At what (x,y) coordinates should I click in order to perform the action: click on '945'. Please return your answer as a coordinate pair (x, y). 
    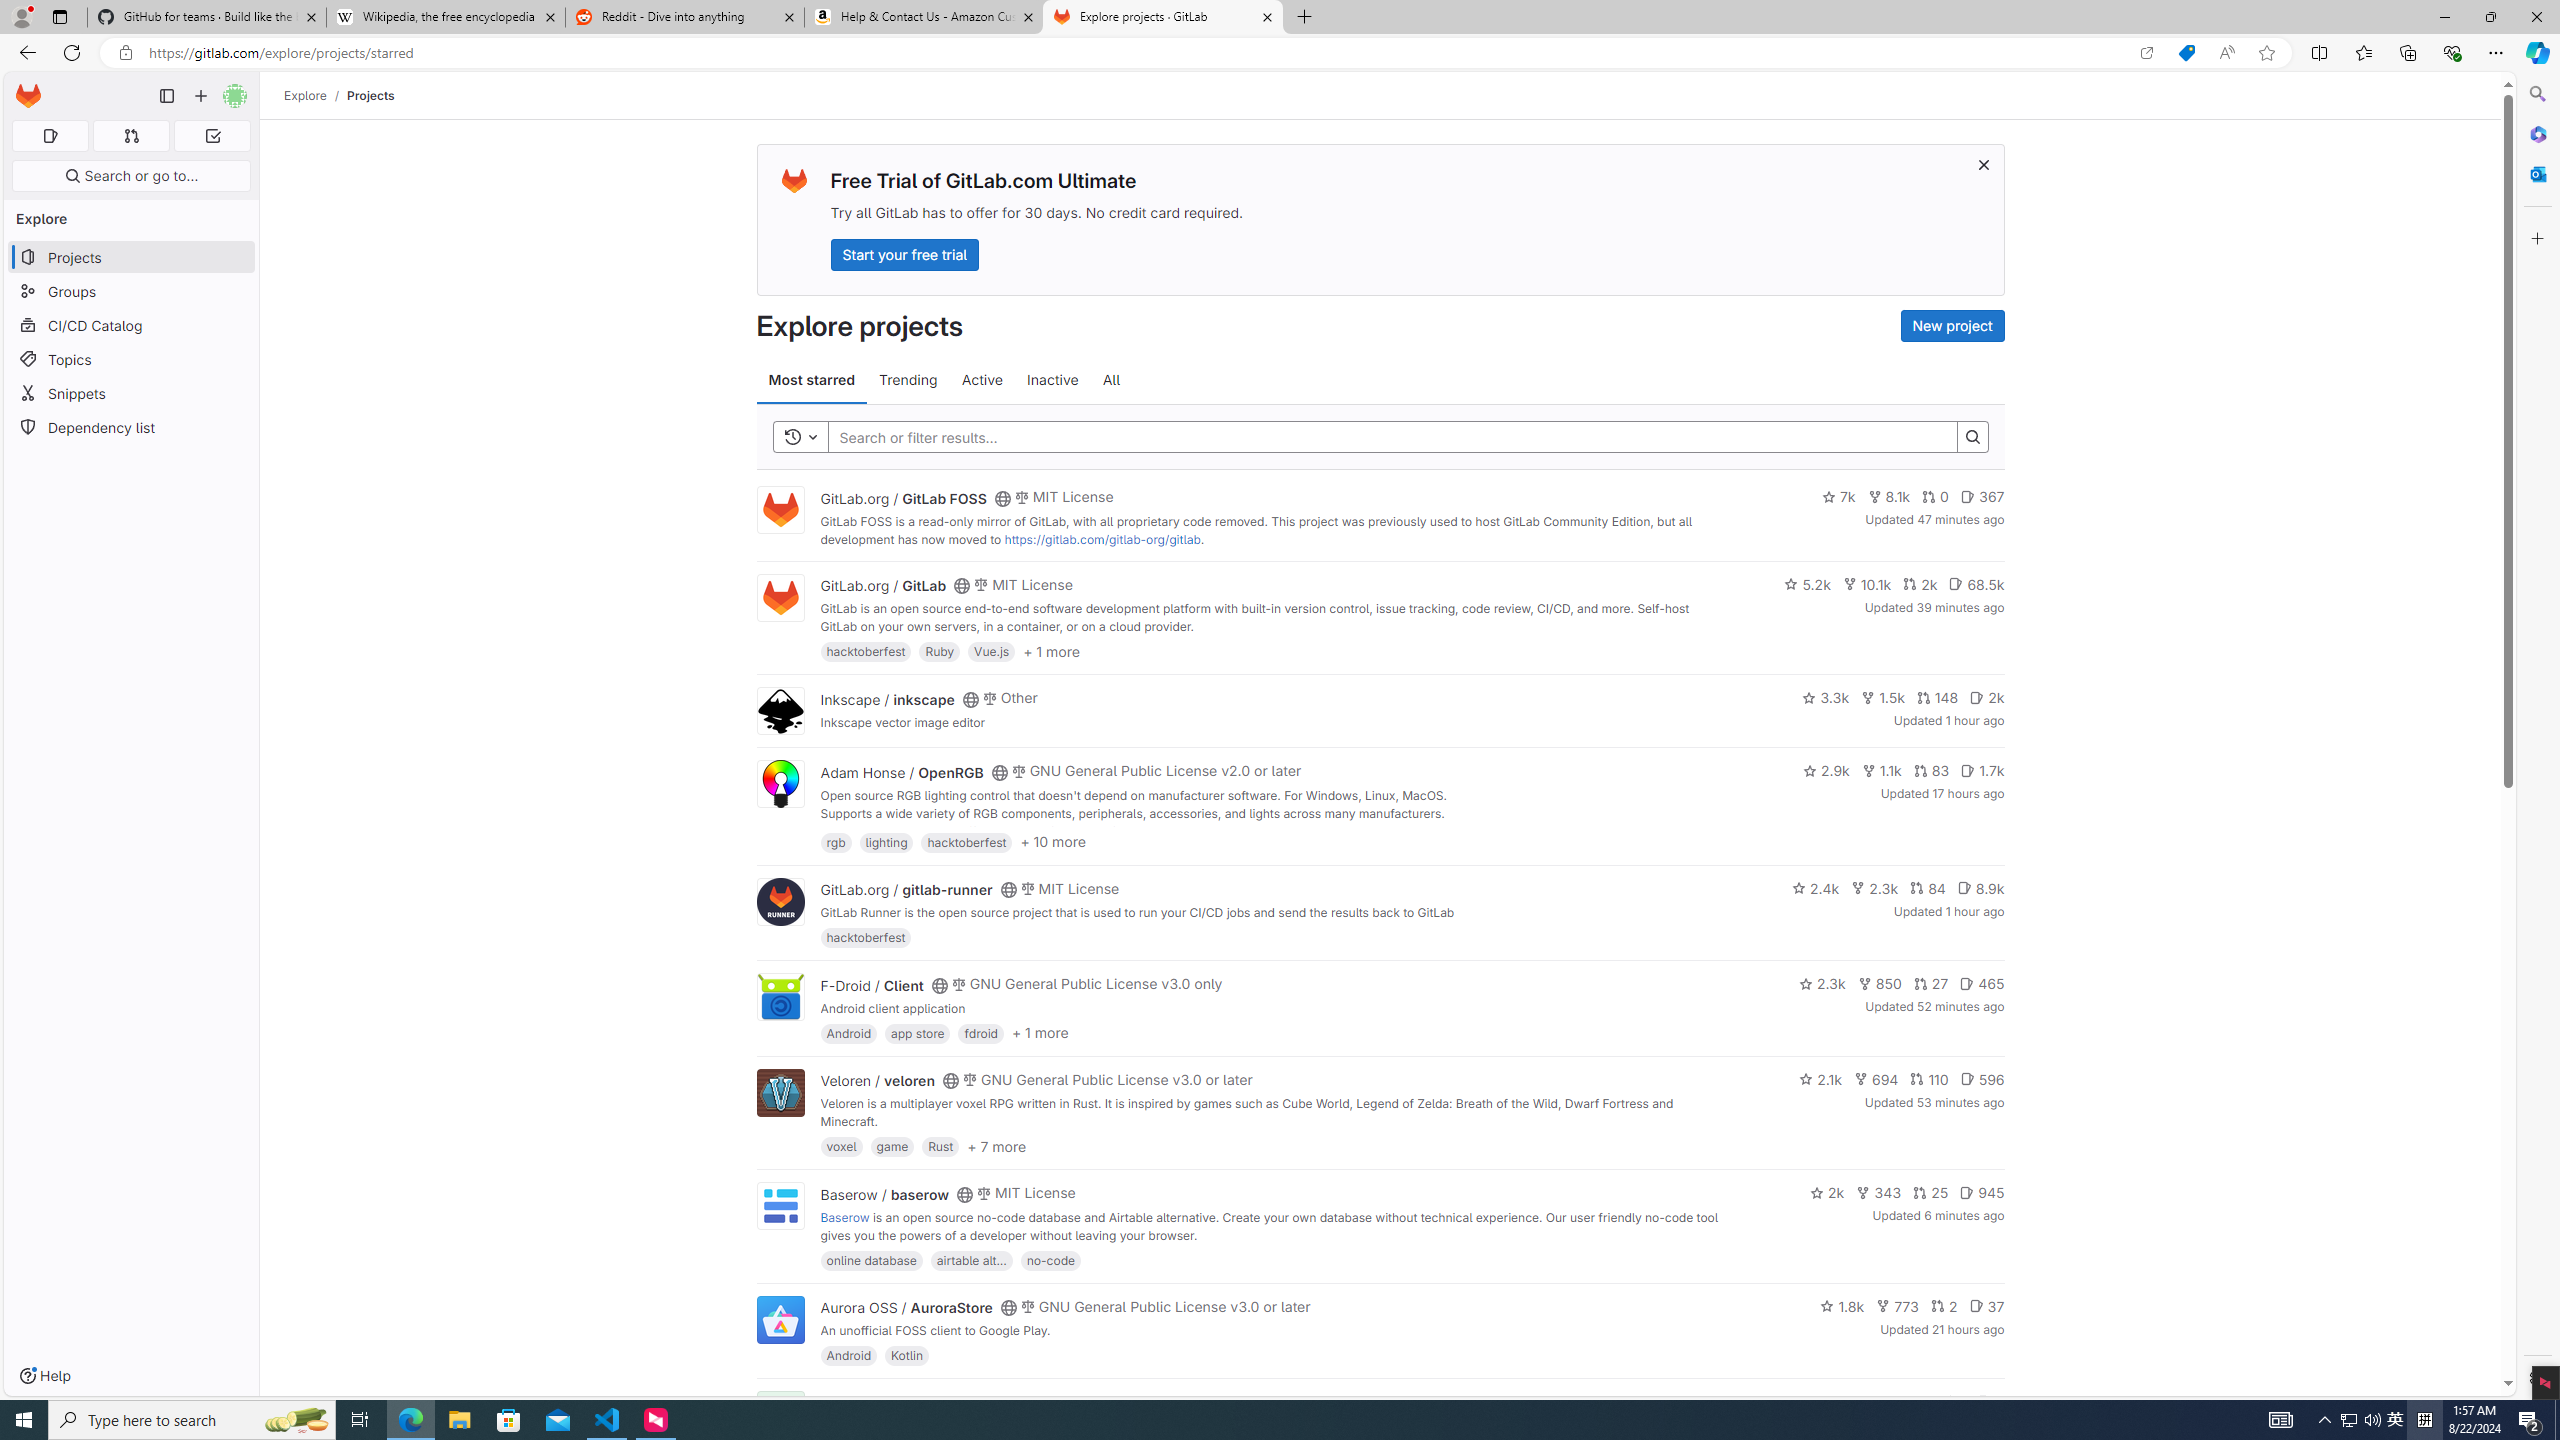
    Looking at the image, I should click on (1981, 1192).